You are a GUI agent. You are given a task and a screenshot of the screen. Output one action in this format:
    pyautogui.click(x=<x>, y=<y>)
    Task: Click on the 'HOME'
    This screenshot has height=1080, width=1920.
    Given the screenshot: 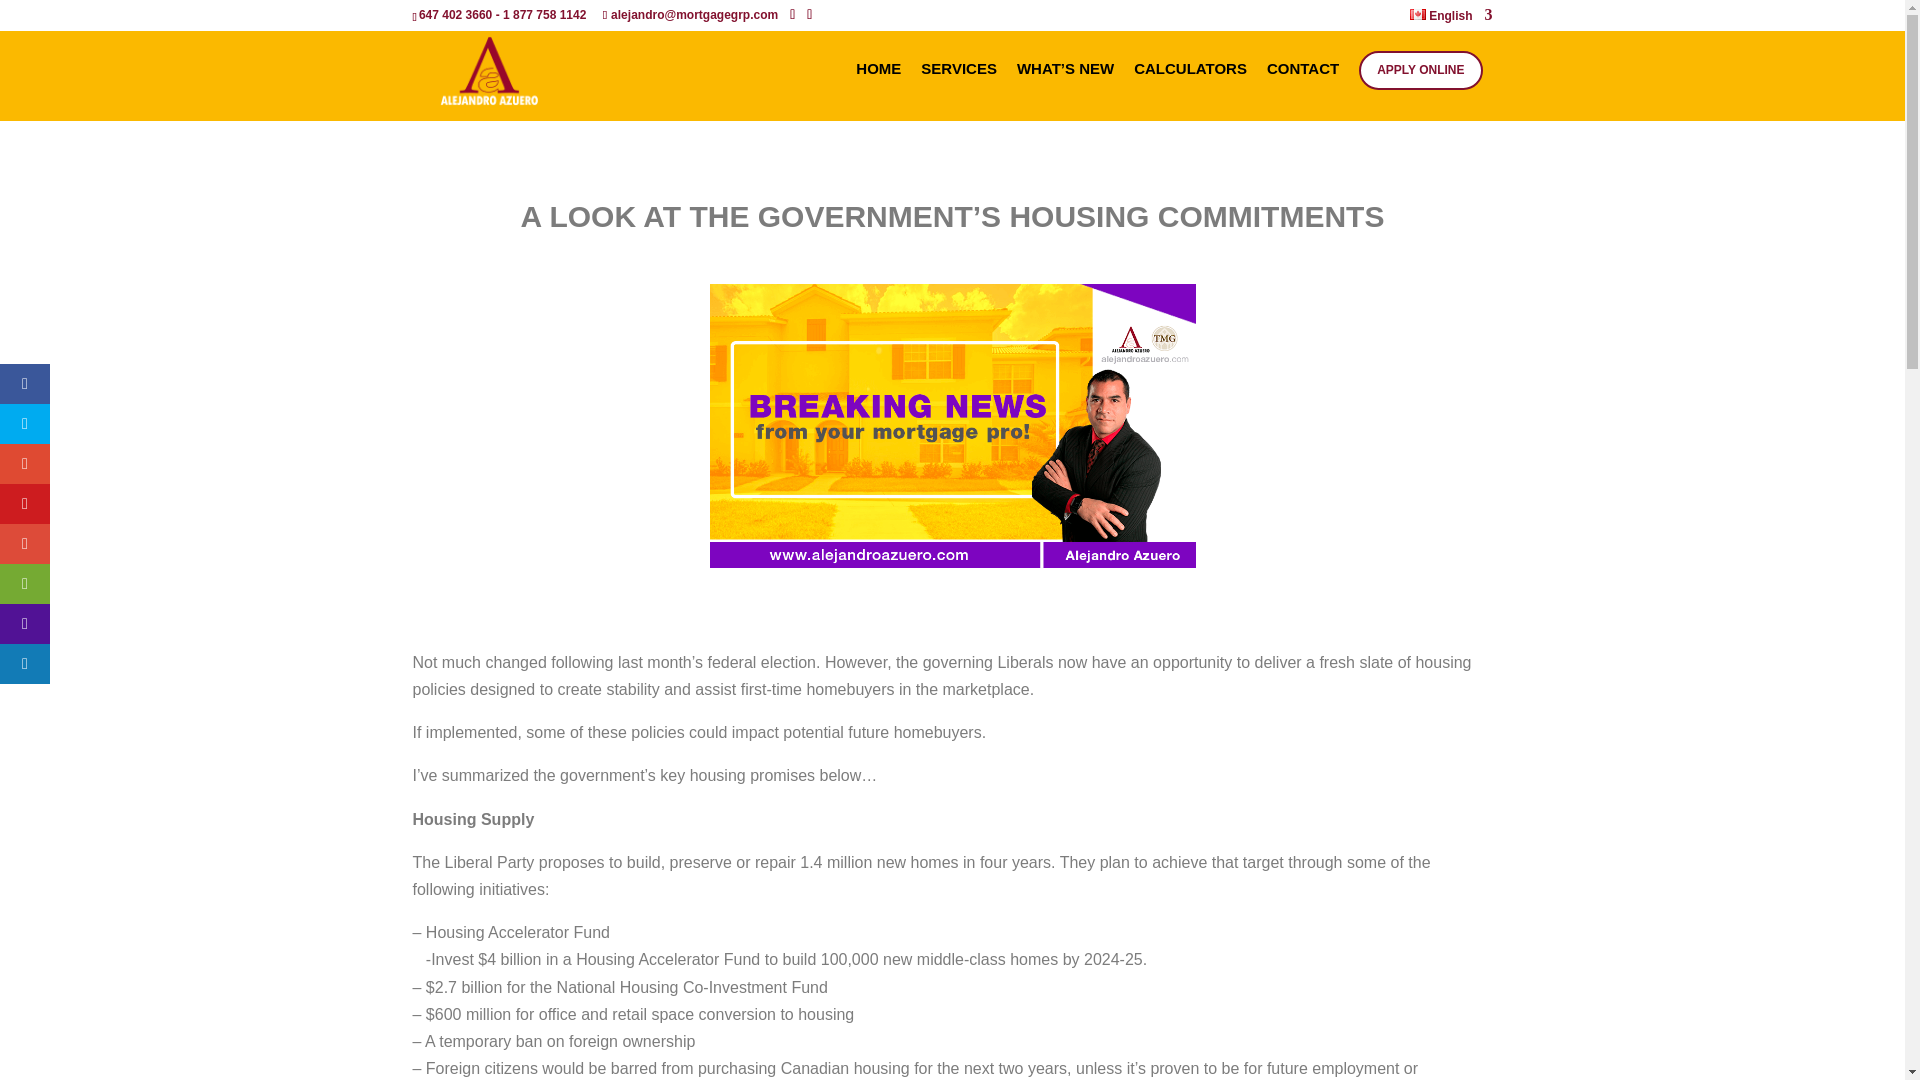 What is the action you would take?
    pyautogui.click(x=878, y=91)
    